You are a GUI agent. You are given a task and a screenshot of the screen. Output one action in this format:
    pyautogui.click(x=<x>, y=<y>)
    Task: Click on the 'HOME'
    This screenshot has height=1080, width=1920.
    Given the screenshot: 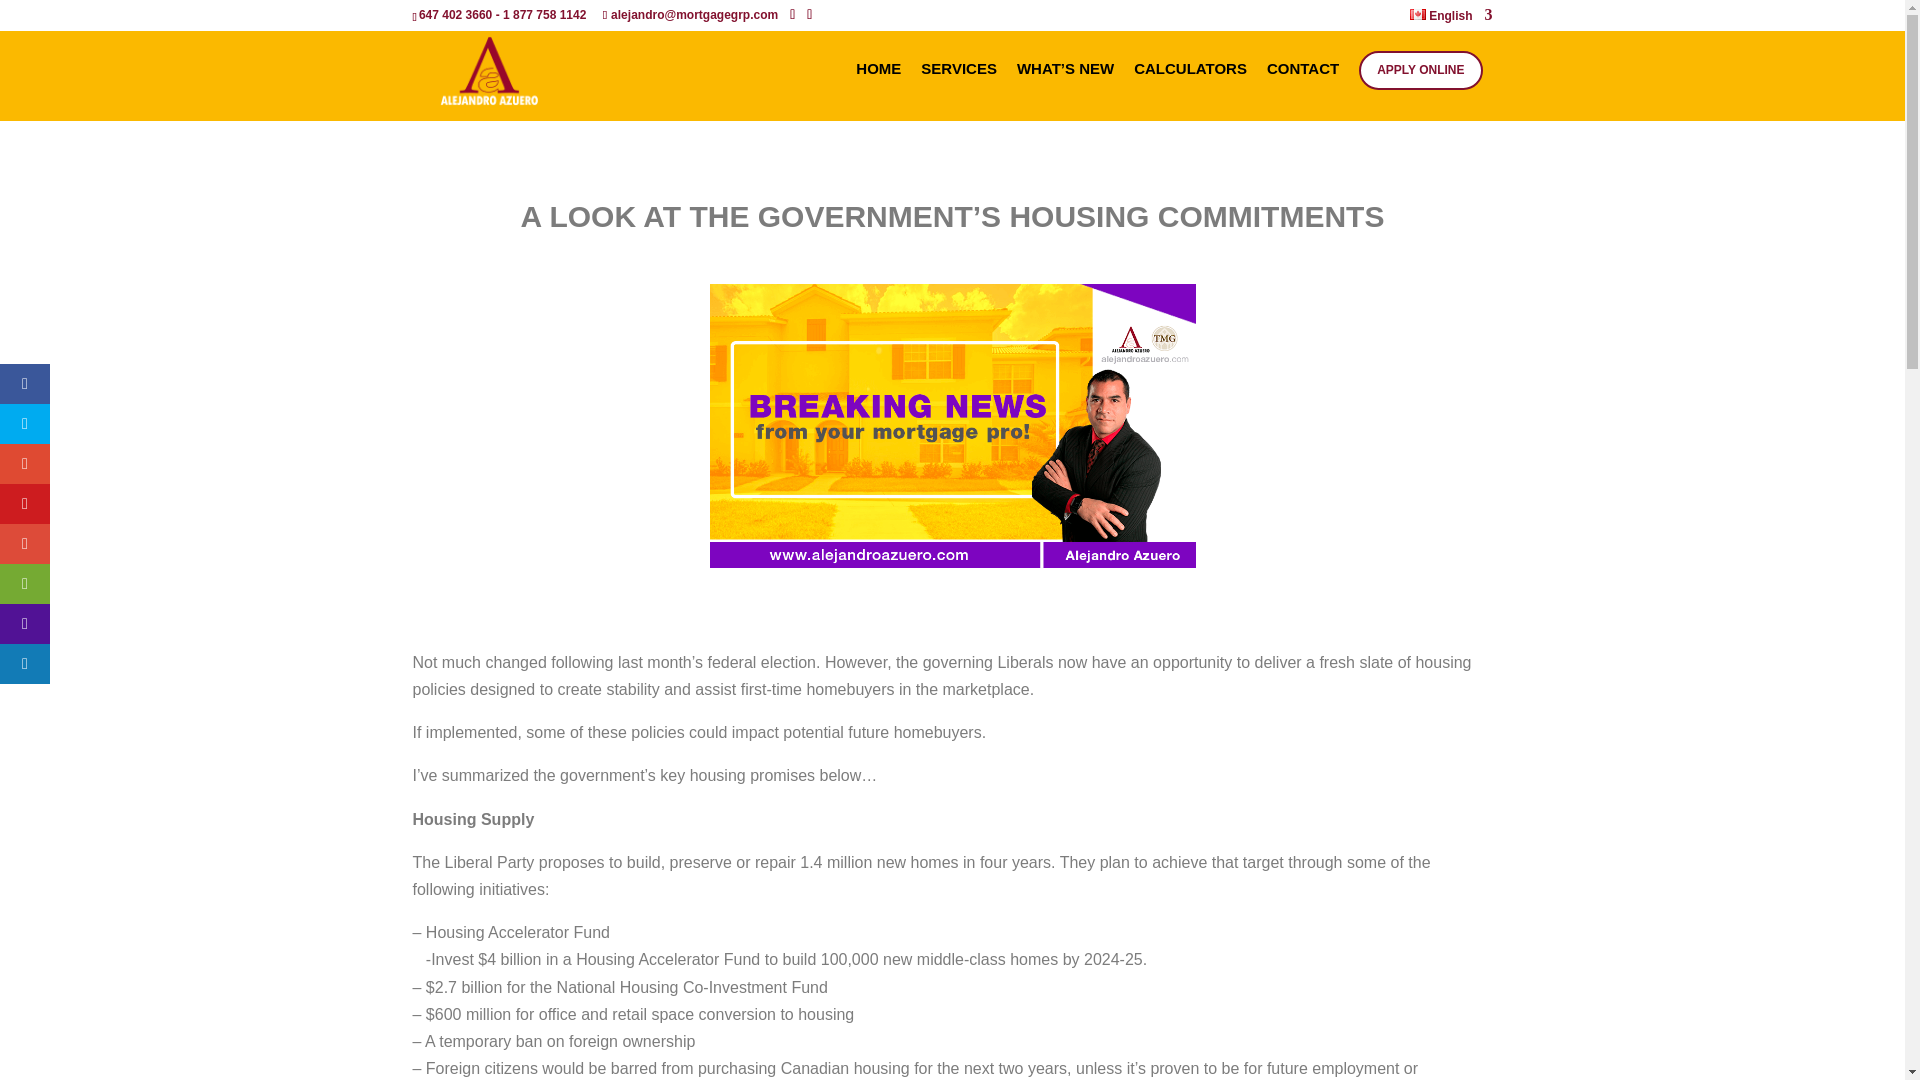 What is the action you would take?
    pyautogui.click(x=878, y=91)
    